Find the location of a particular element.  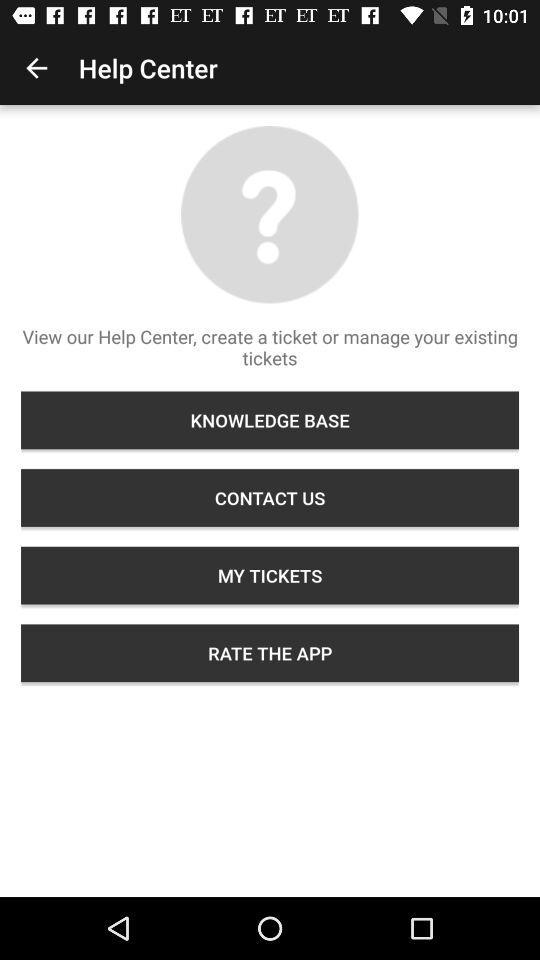

rate the app is located at coordinates (270, 652).